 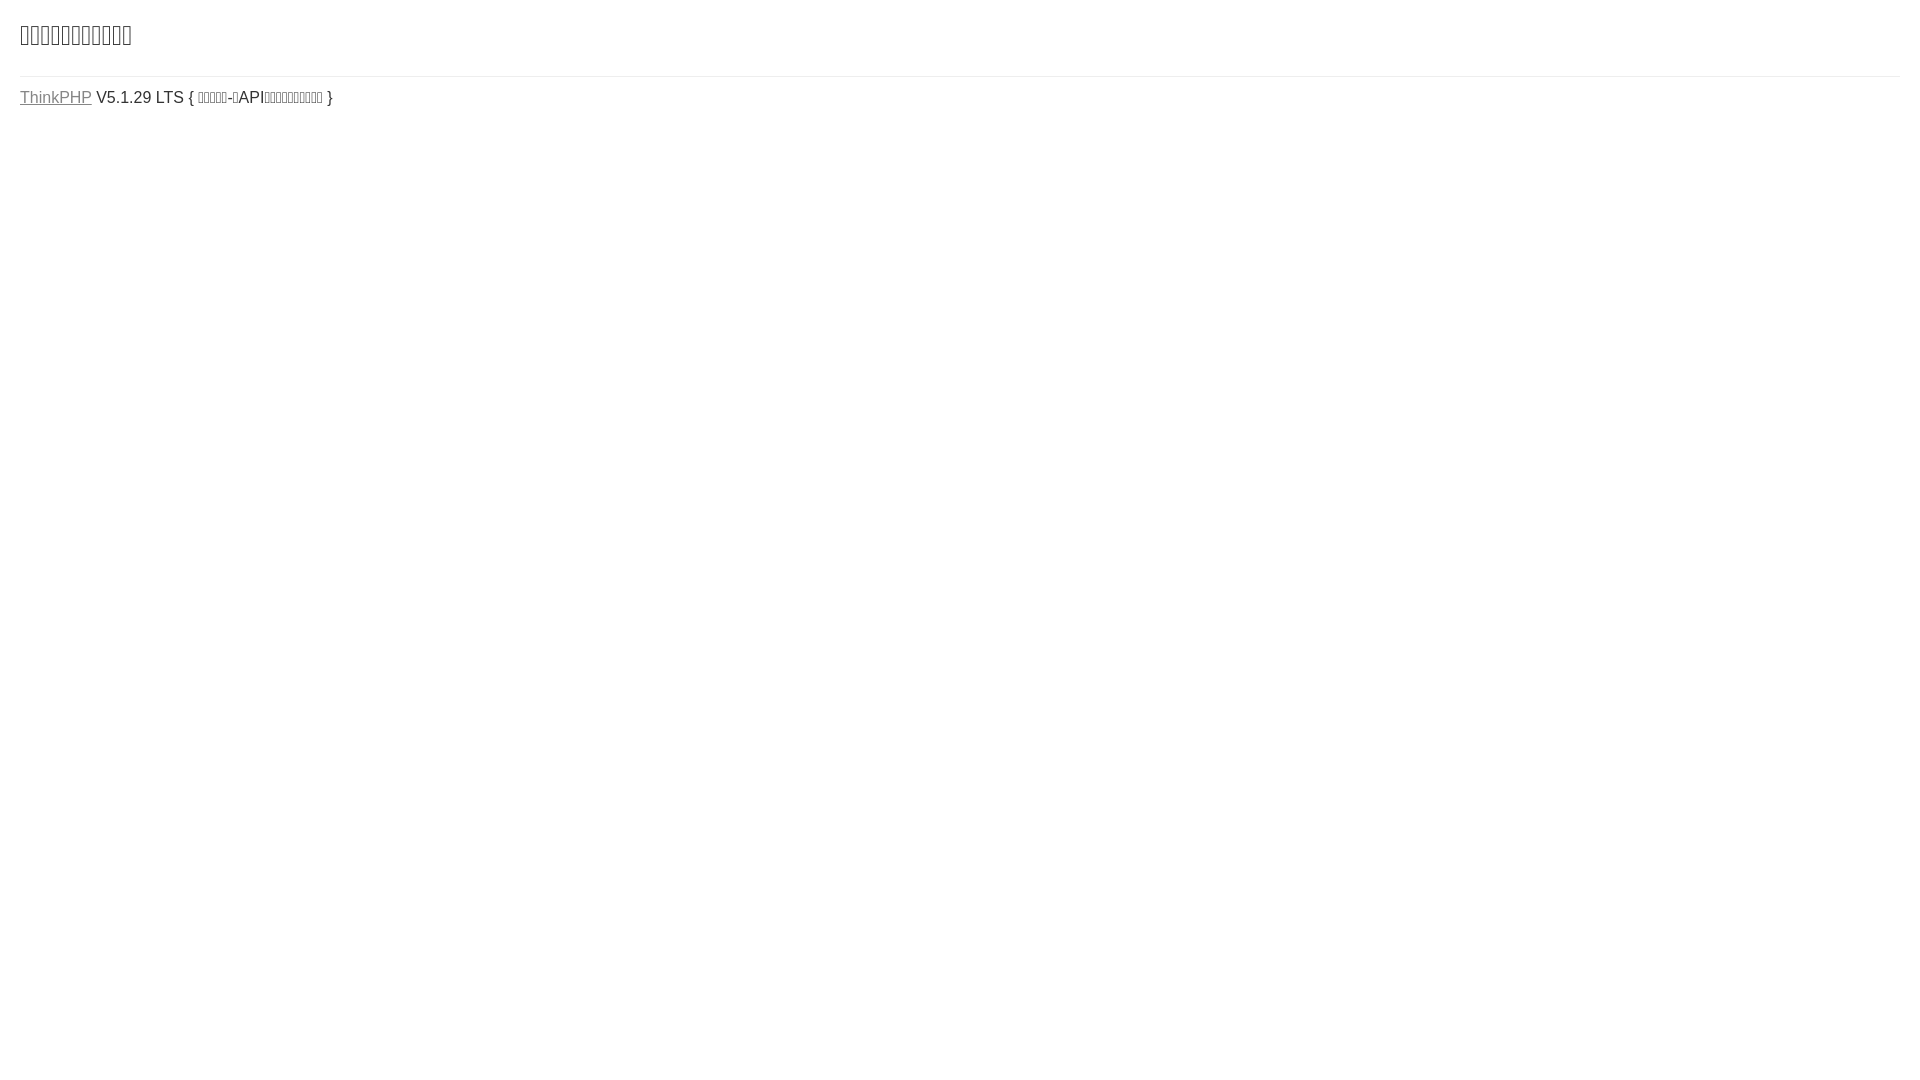 What do you see at coordinates (56, 97) in the screenshot?
I see `'ThinkPHP'` at bounding box center [56, 97].